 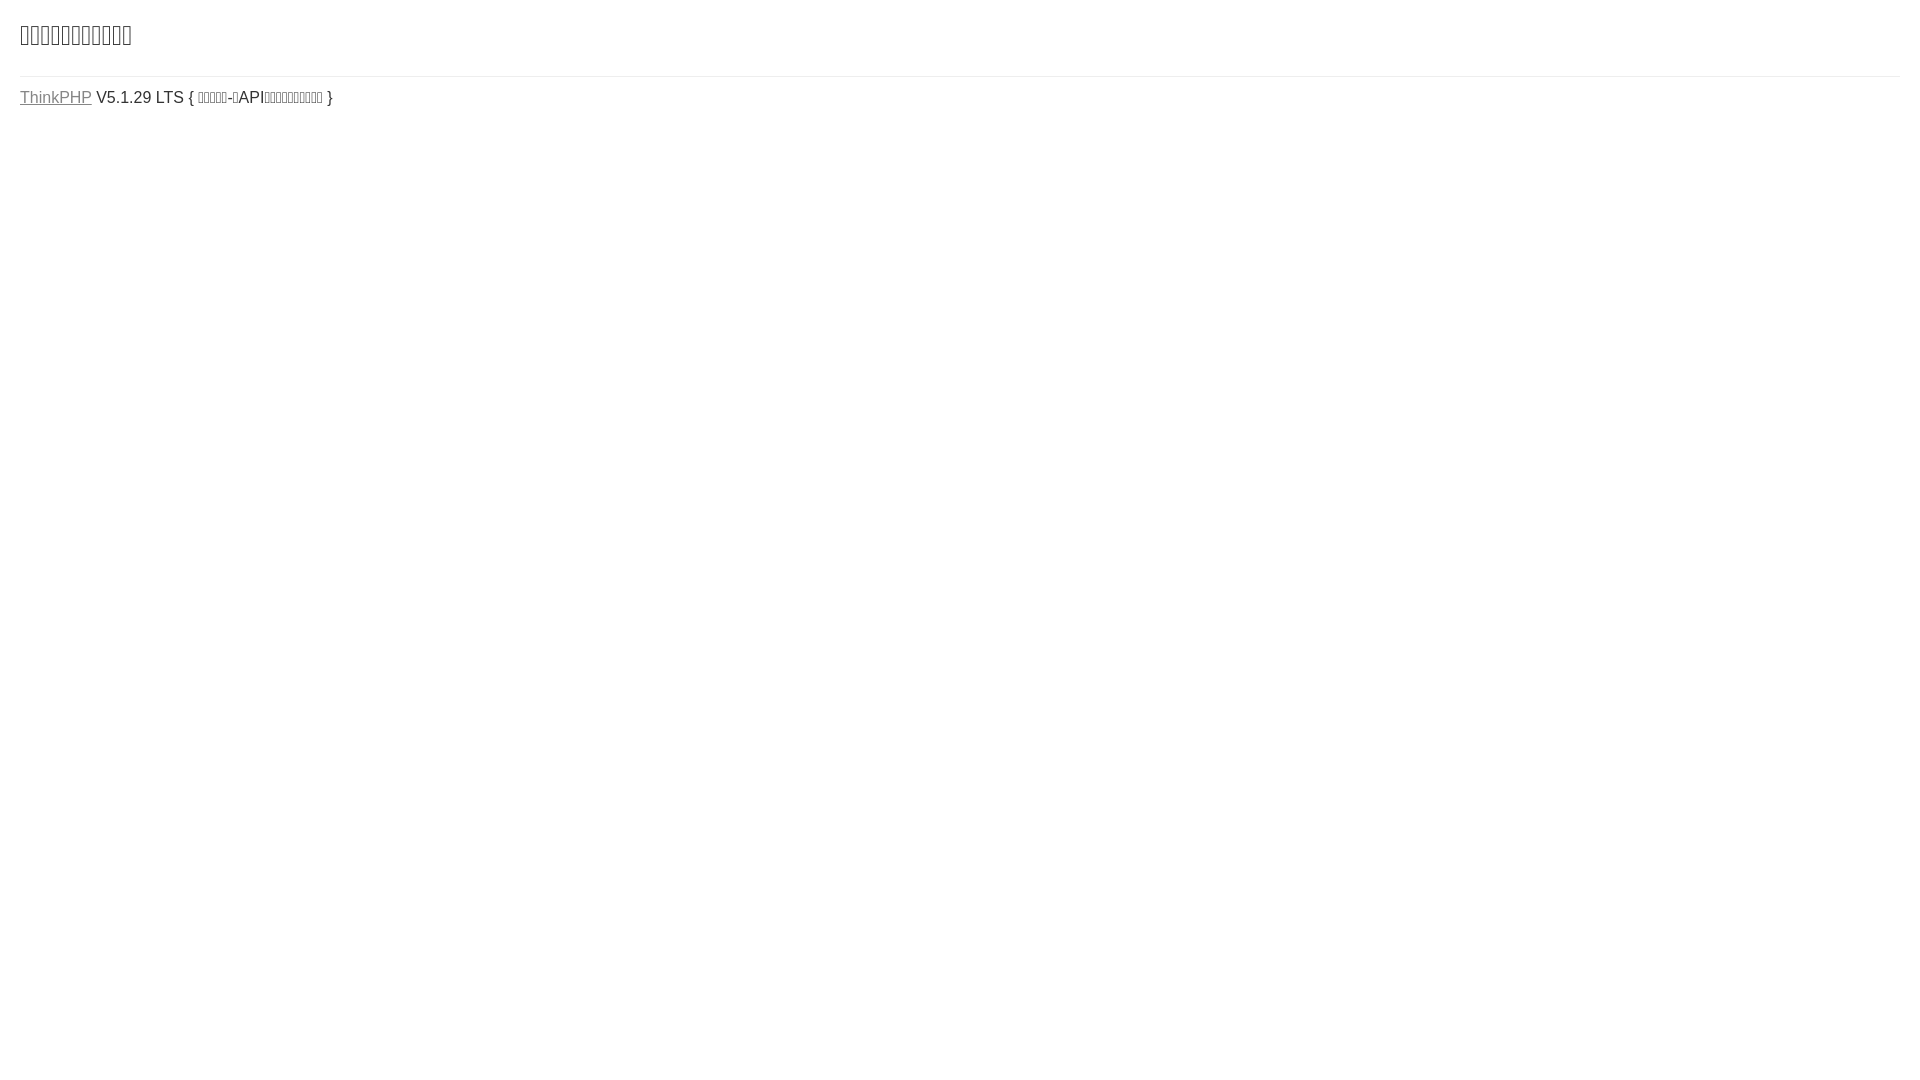 What do you see at coordinates (56, 97) in the screenshot?
I see `'ThinkPHP'` at bounding box center [56, 97].